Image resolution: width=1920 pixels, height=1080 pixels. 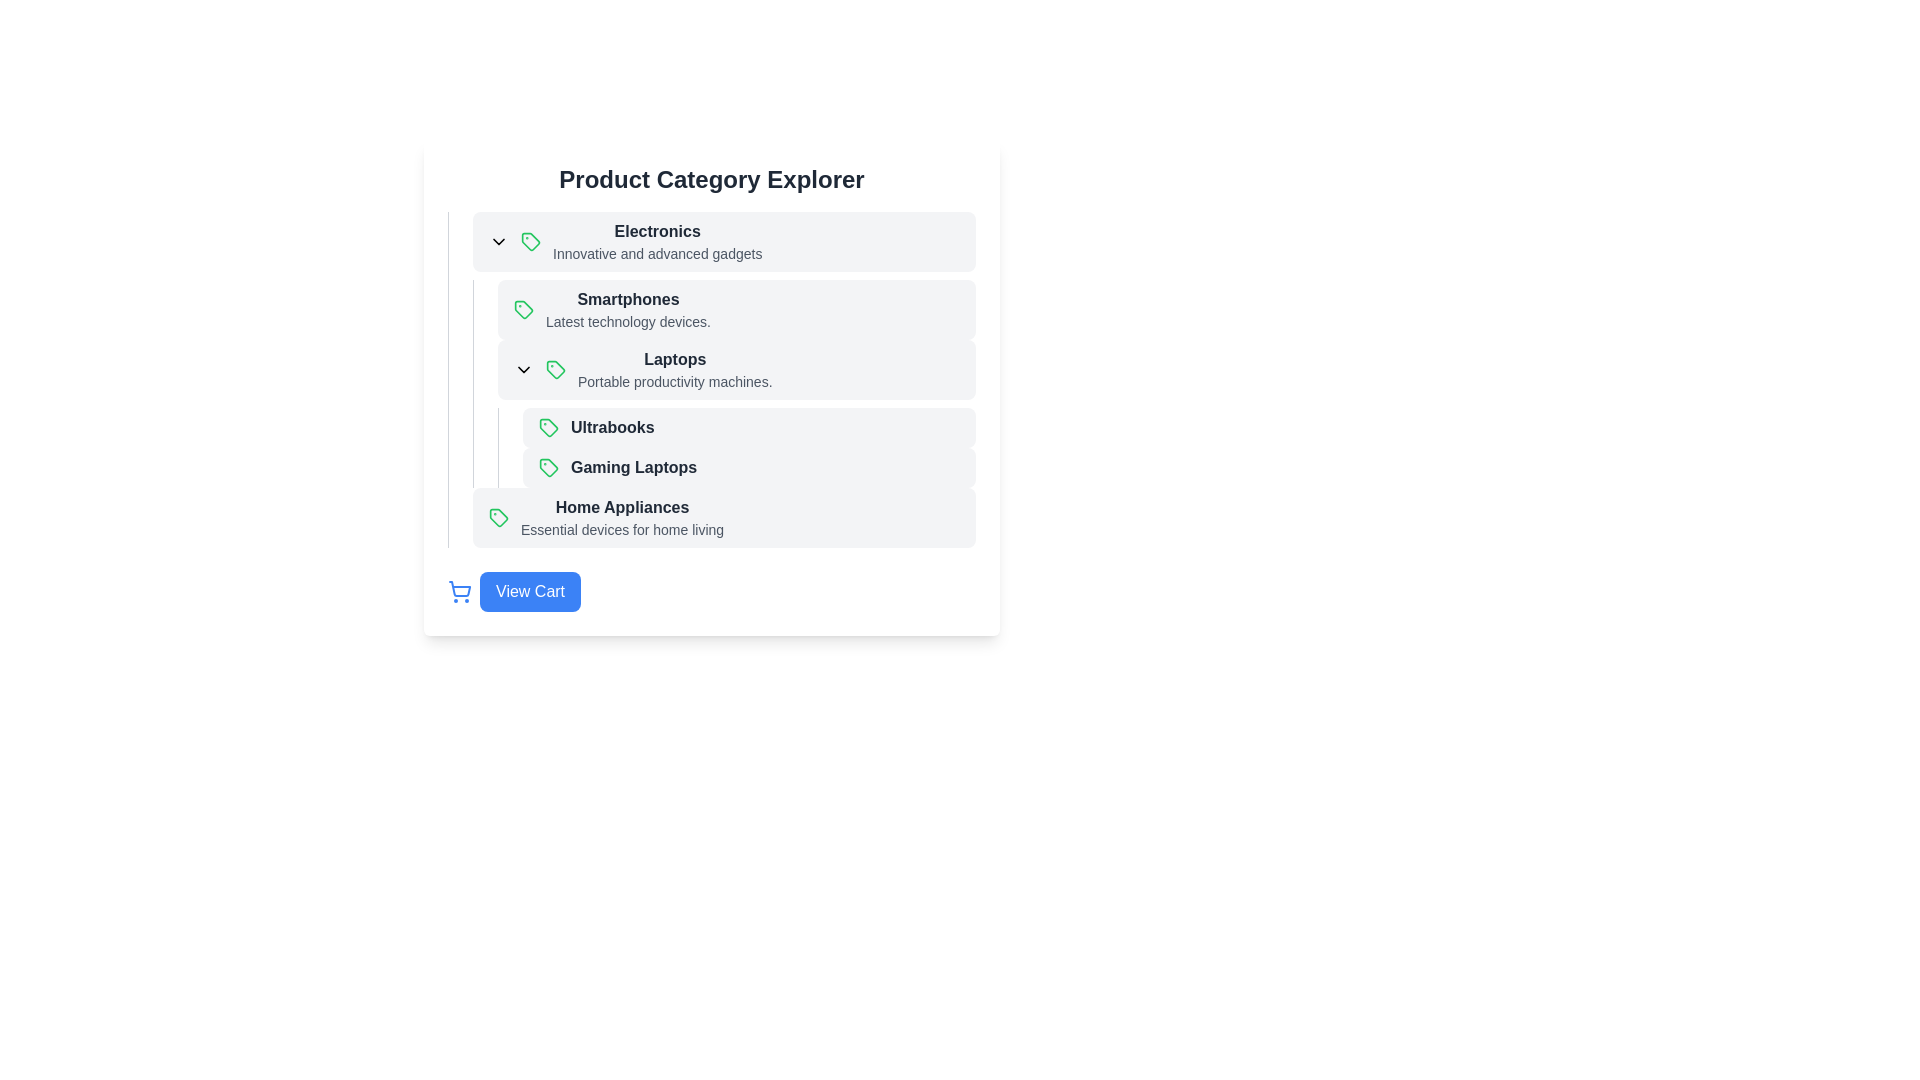 I want to click on the green tag-shaped icon located next to the 'Electronics' label in the product category explorer by clicking on it, so click(x=531, y=241).